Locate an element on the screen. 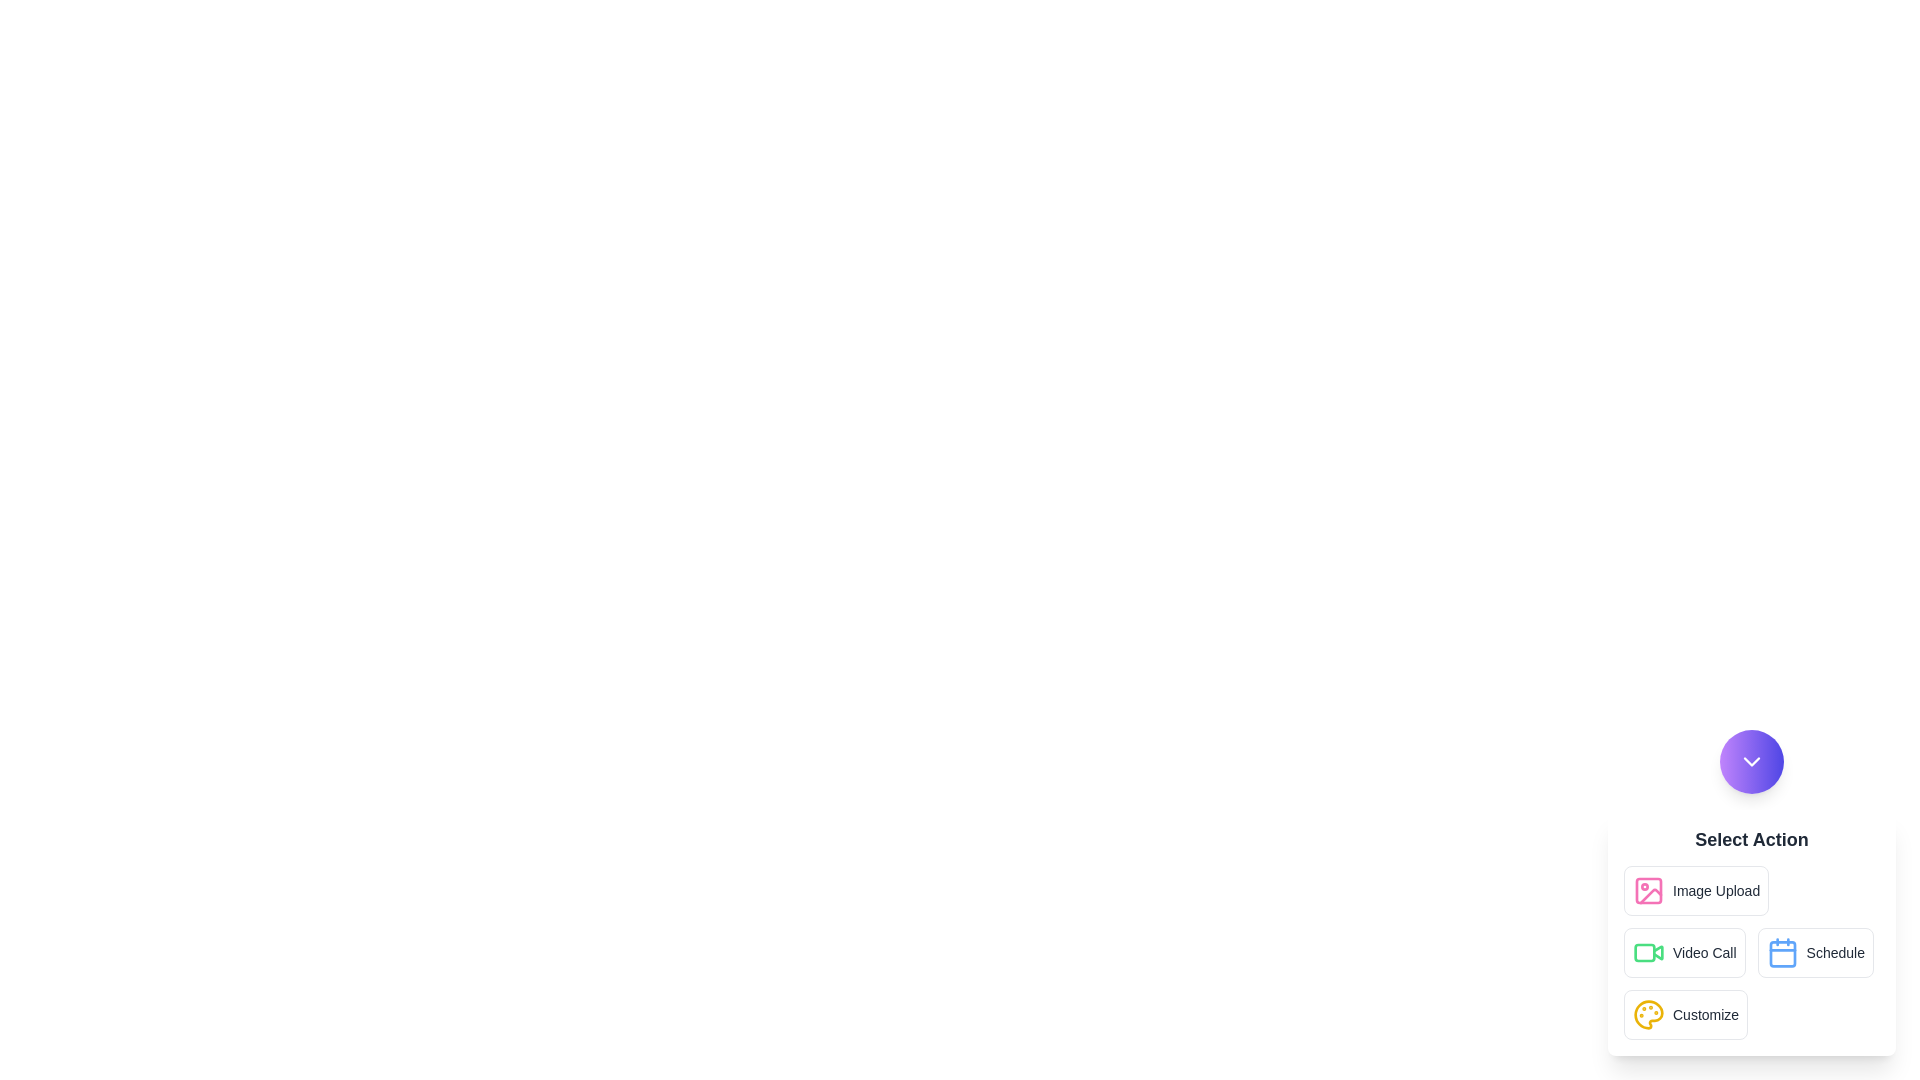 The width and height of the screenshot is (1920, 1080). the 'Schedule' icon is located at coordinates (1782, 951).